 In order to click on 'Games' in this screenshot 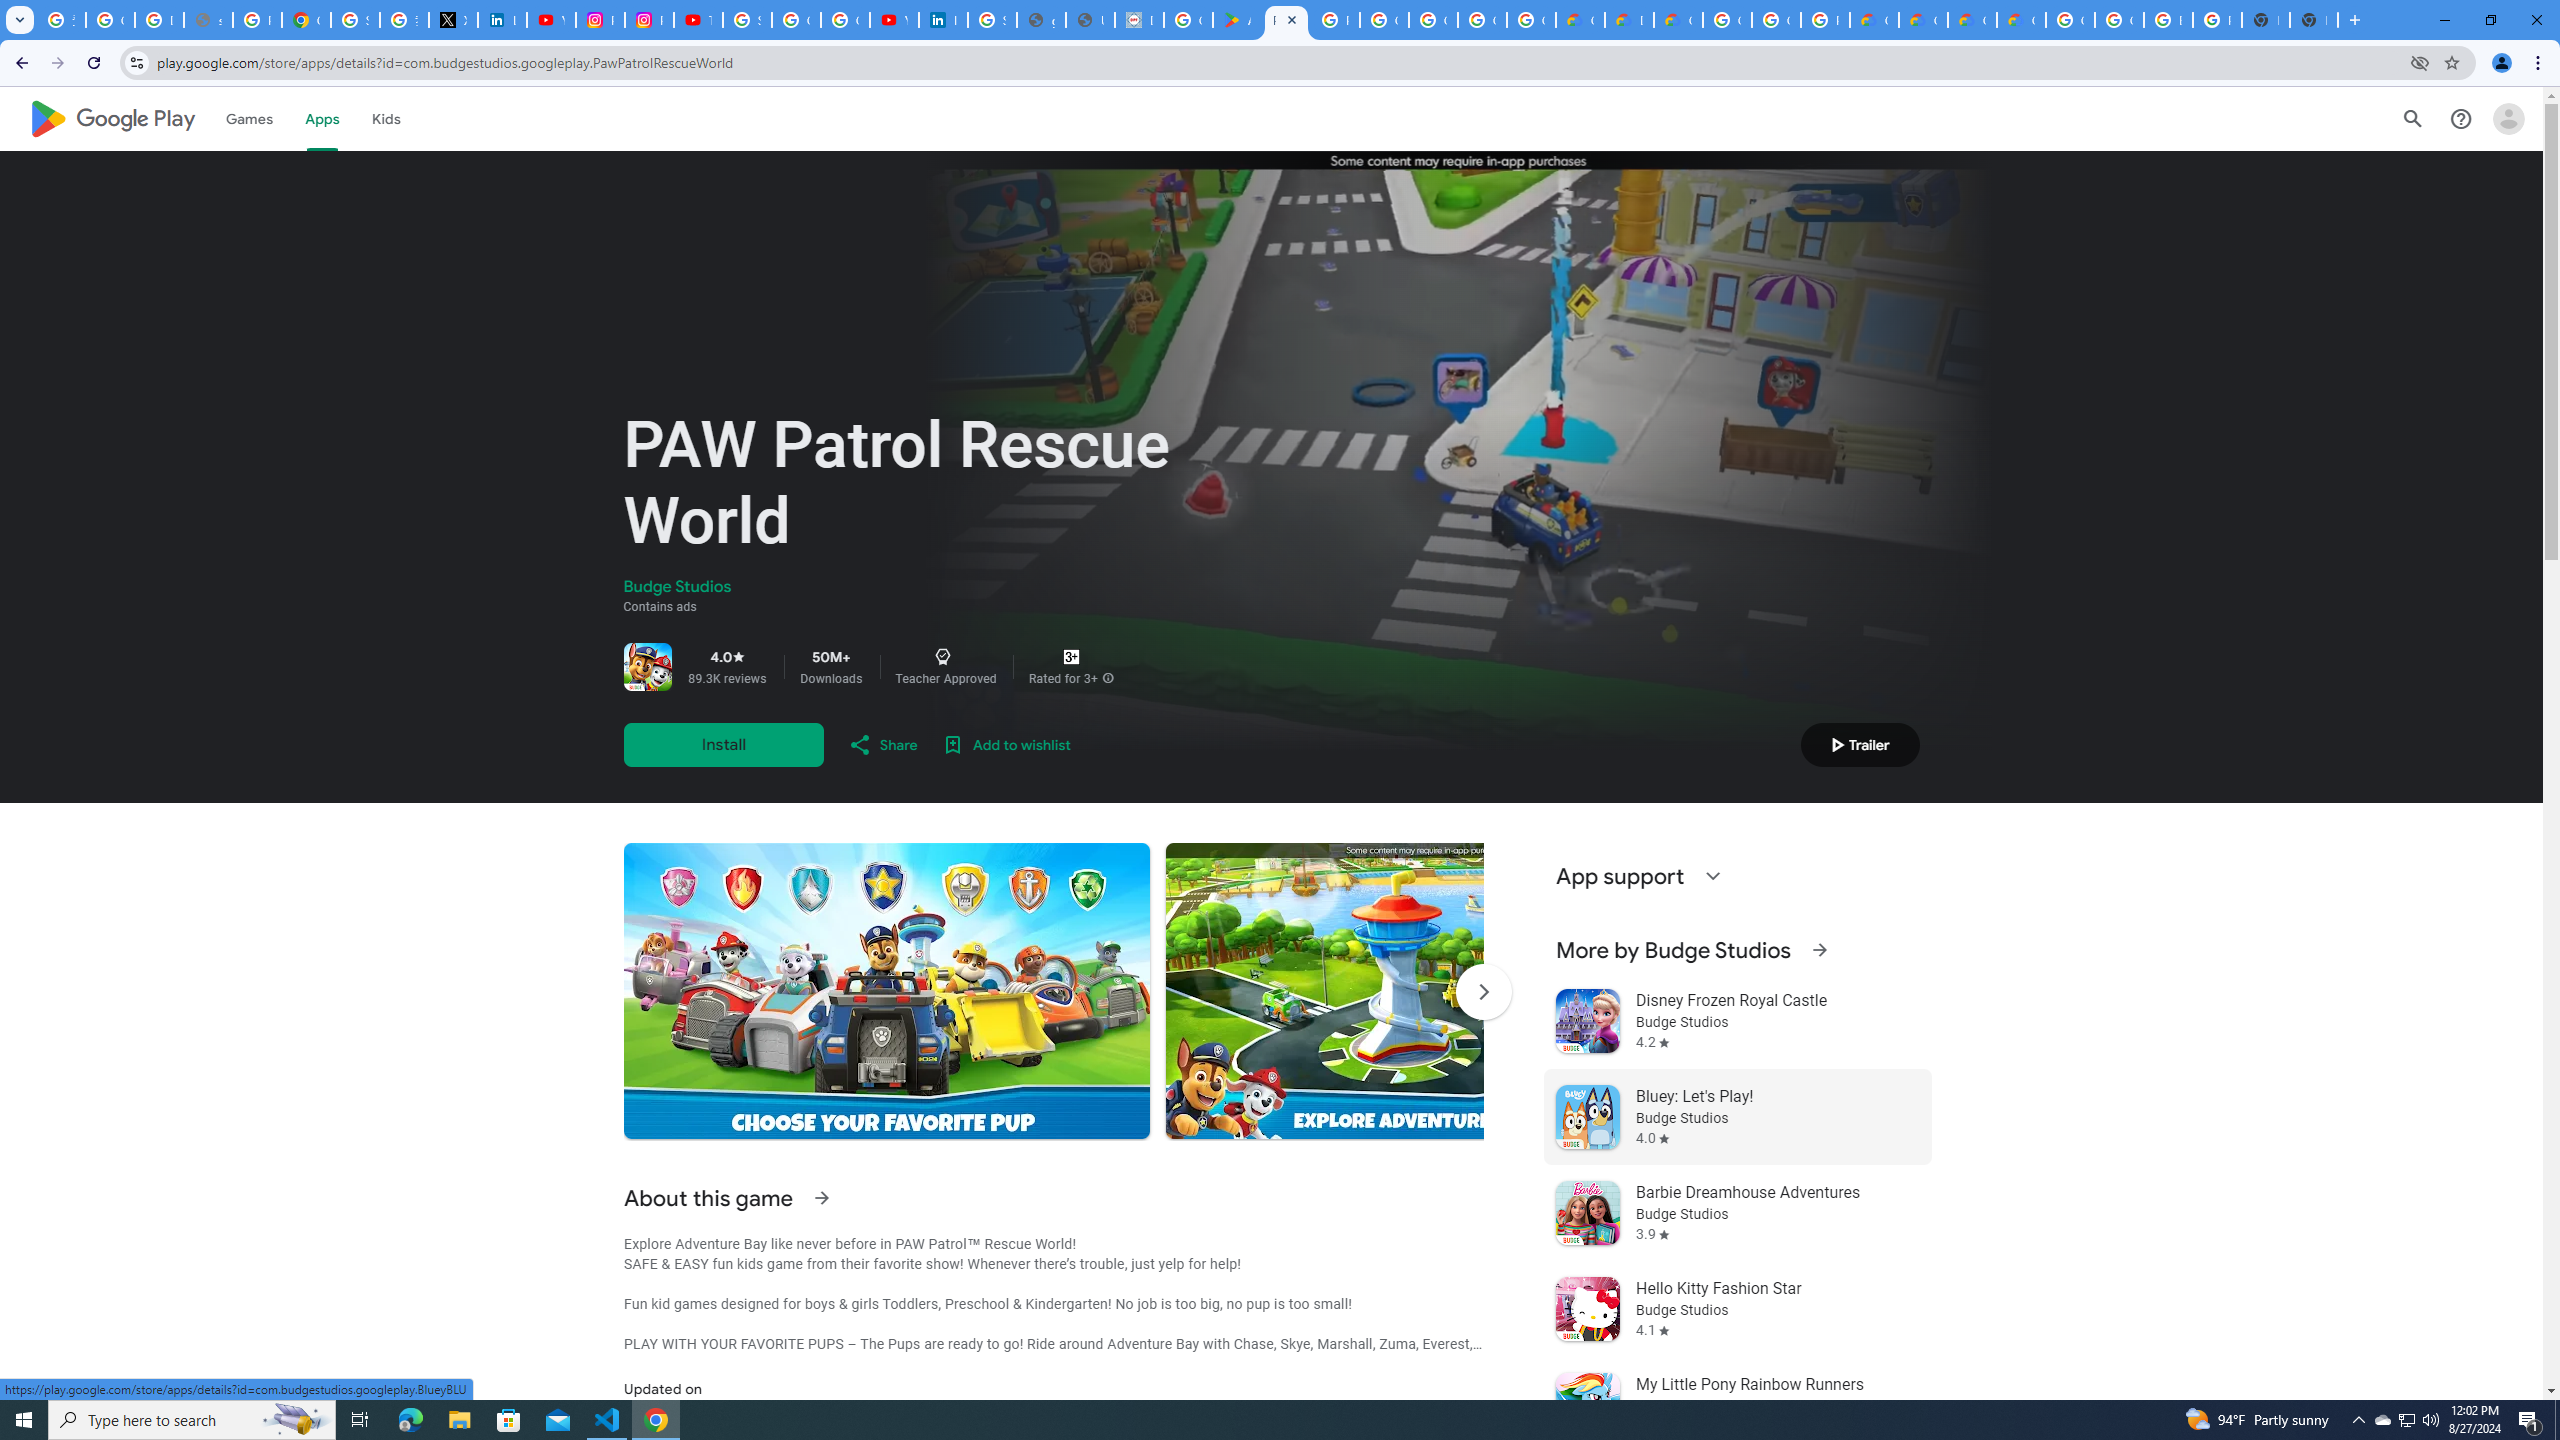, I will do `click(248, 118)`.